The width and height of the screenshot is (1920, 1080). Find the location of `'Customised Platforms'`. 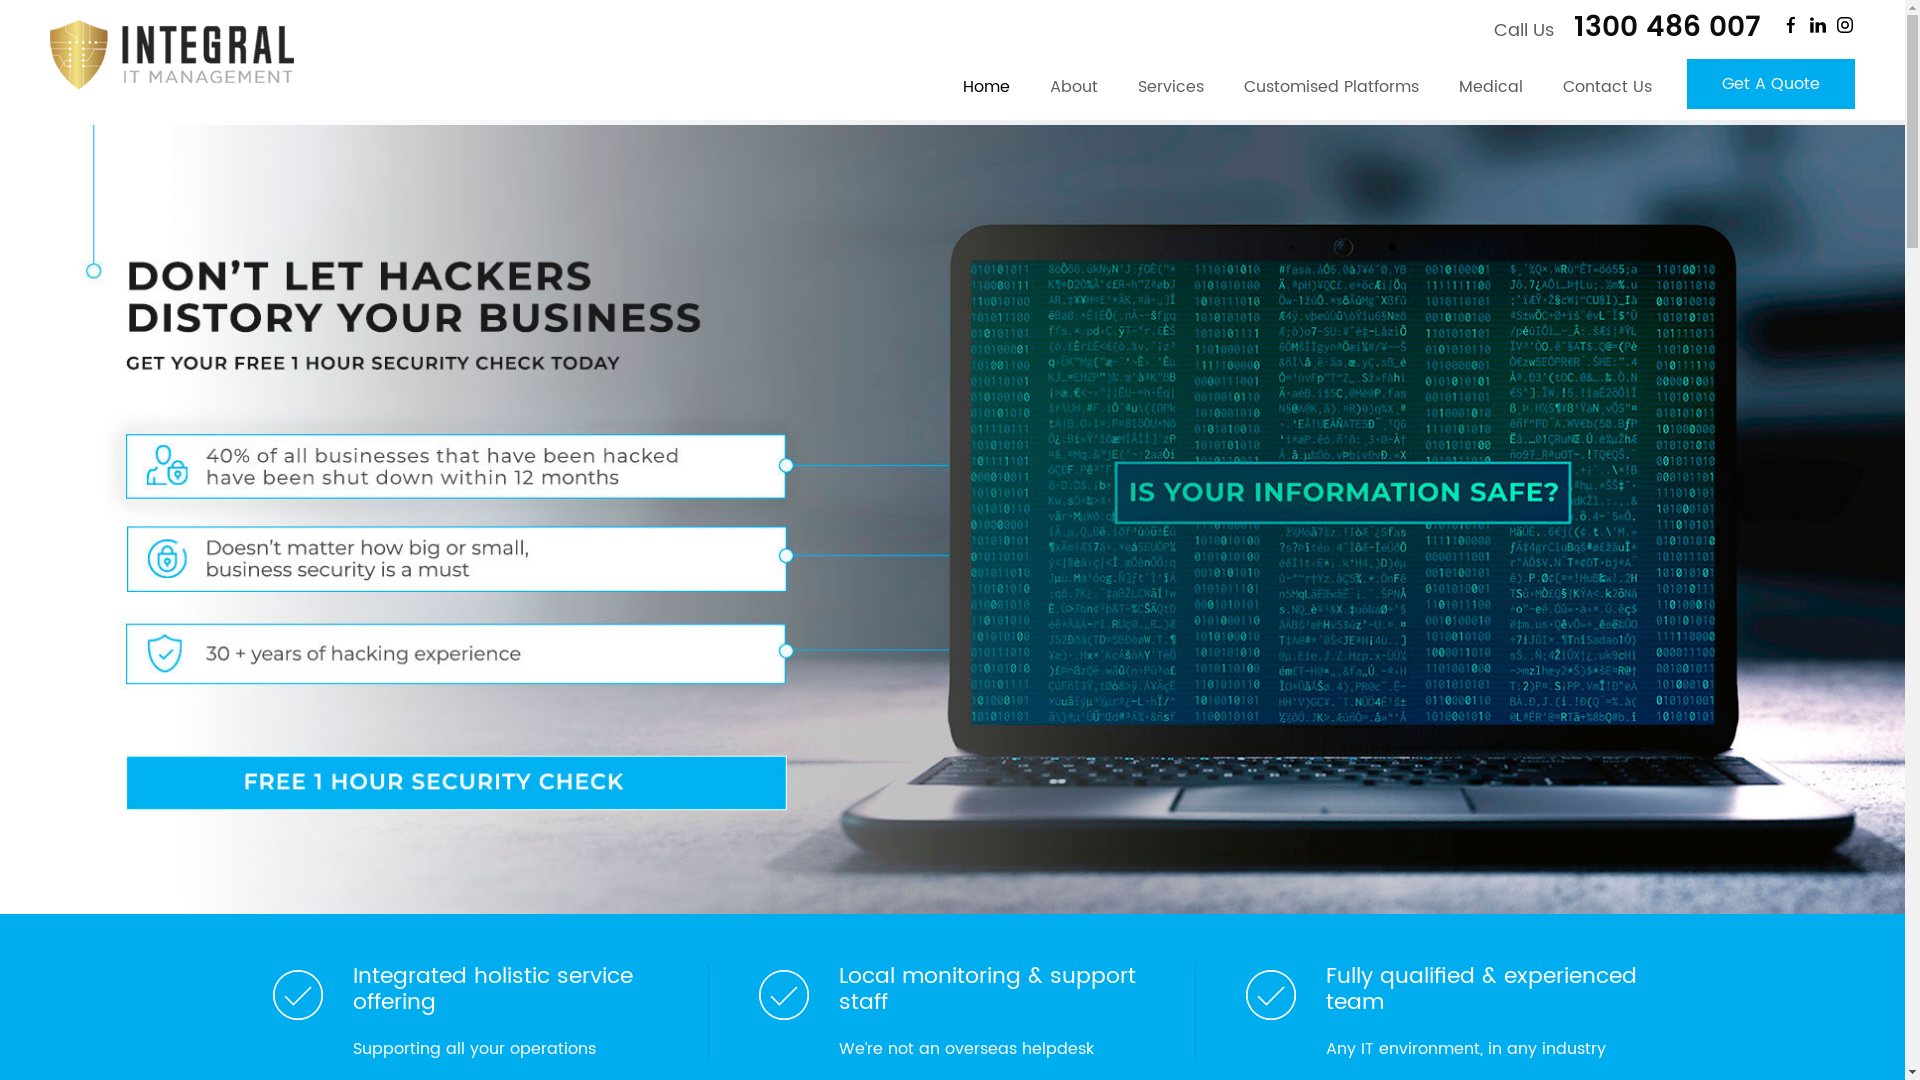

'Customised Platforms' is located at coordinates (1331, 92).